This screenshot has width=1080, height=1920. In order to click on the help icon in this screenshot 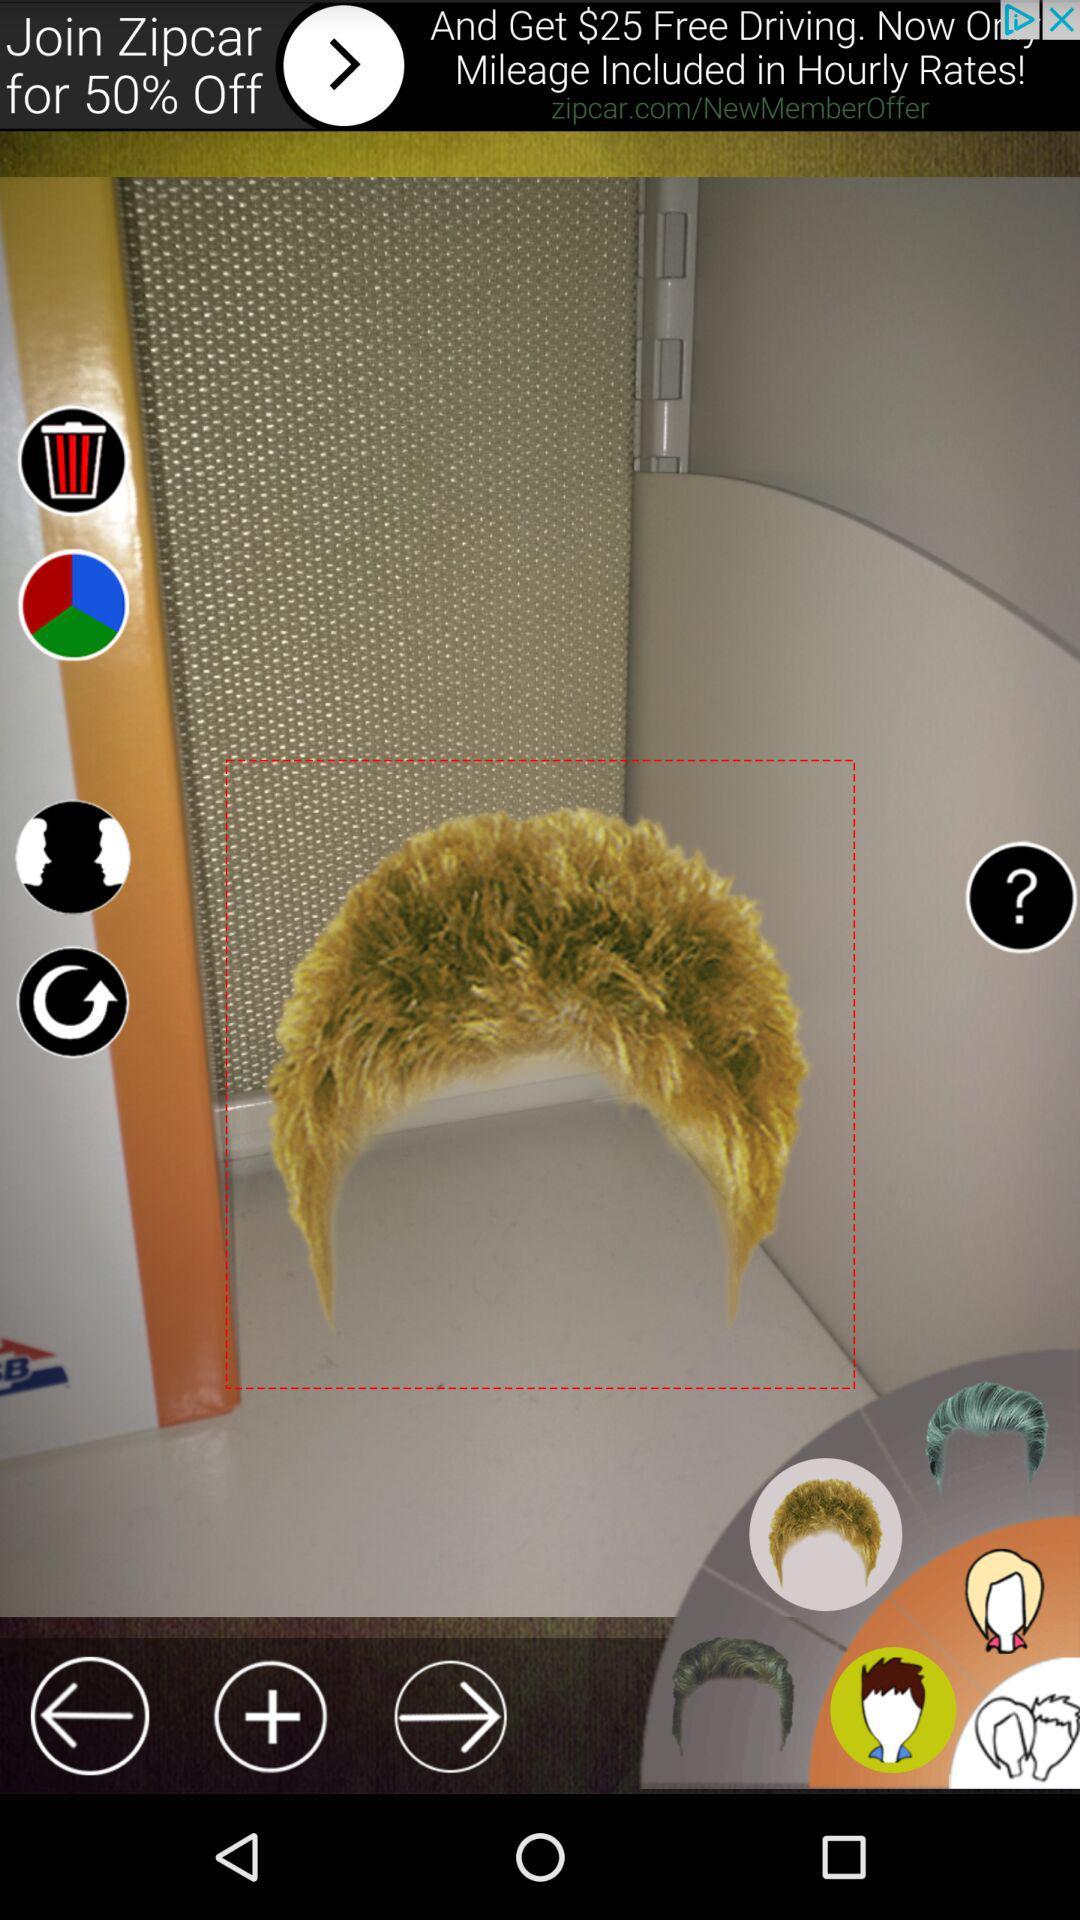, I will do `click(1020, 960)`.